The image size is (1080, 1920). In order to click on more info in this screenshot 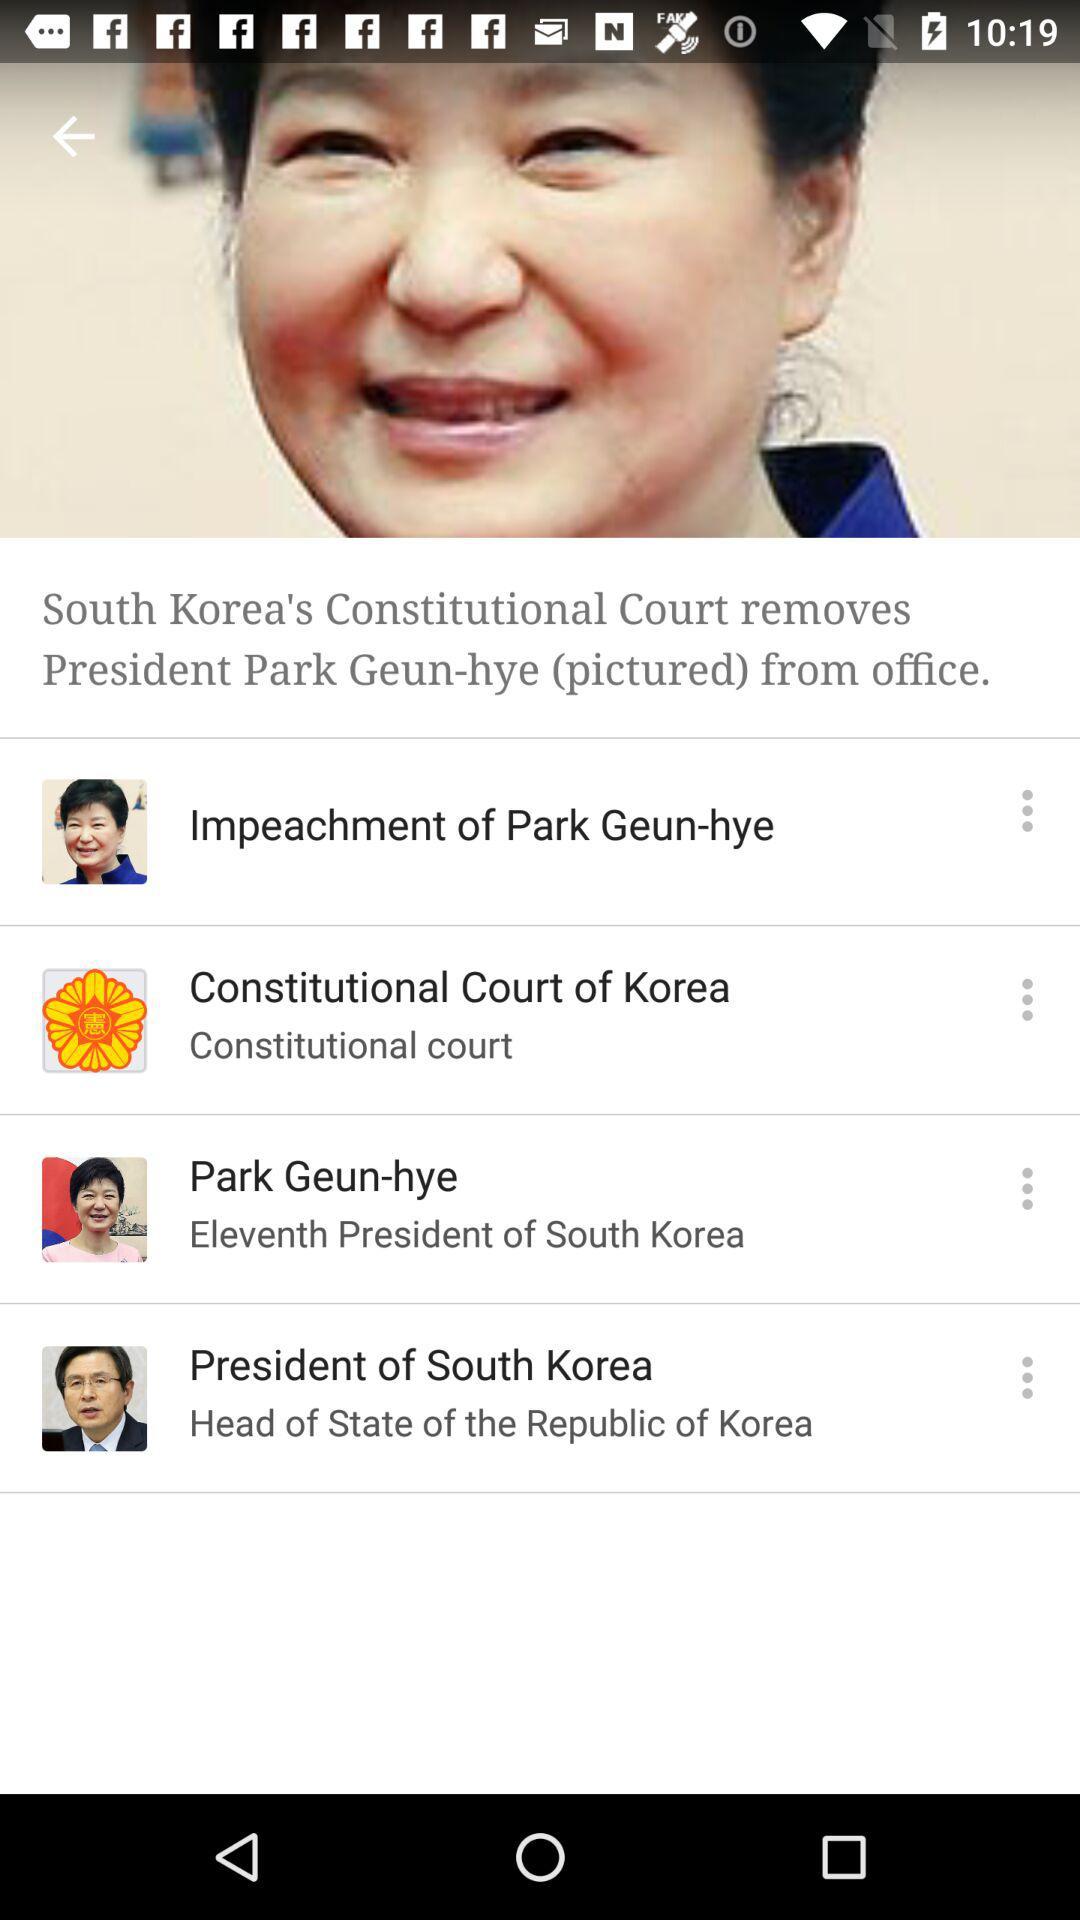, I will do `click(1027, 1188)`.